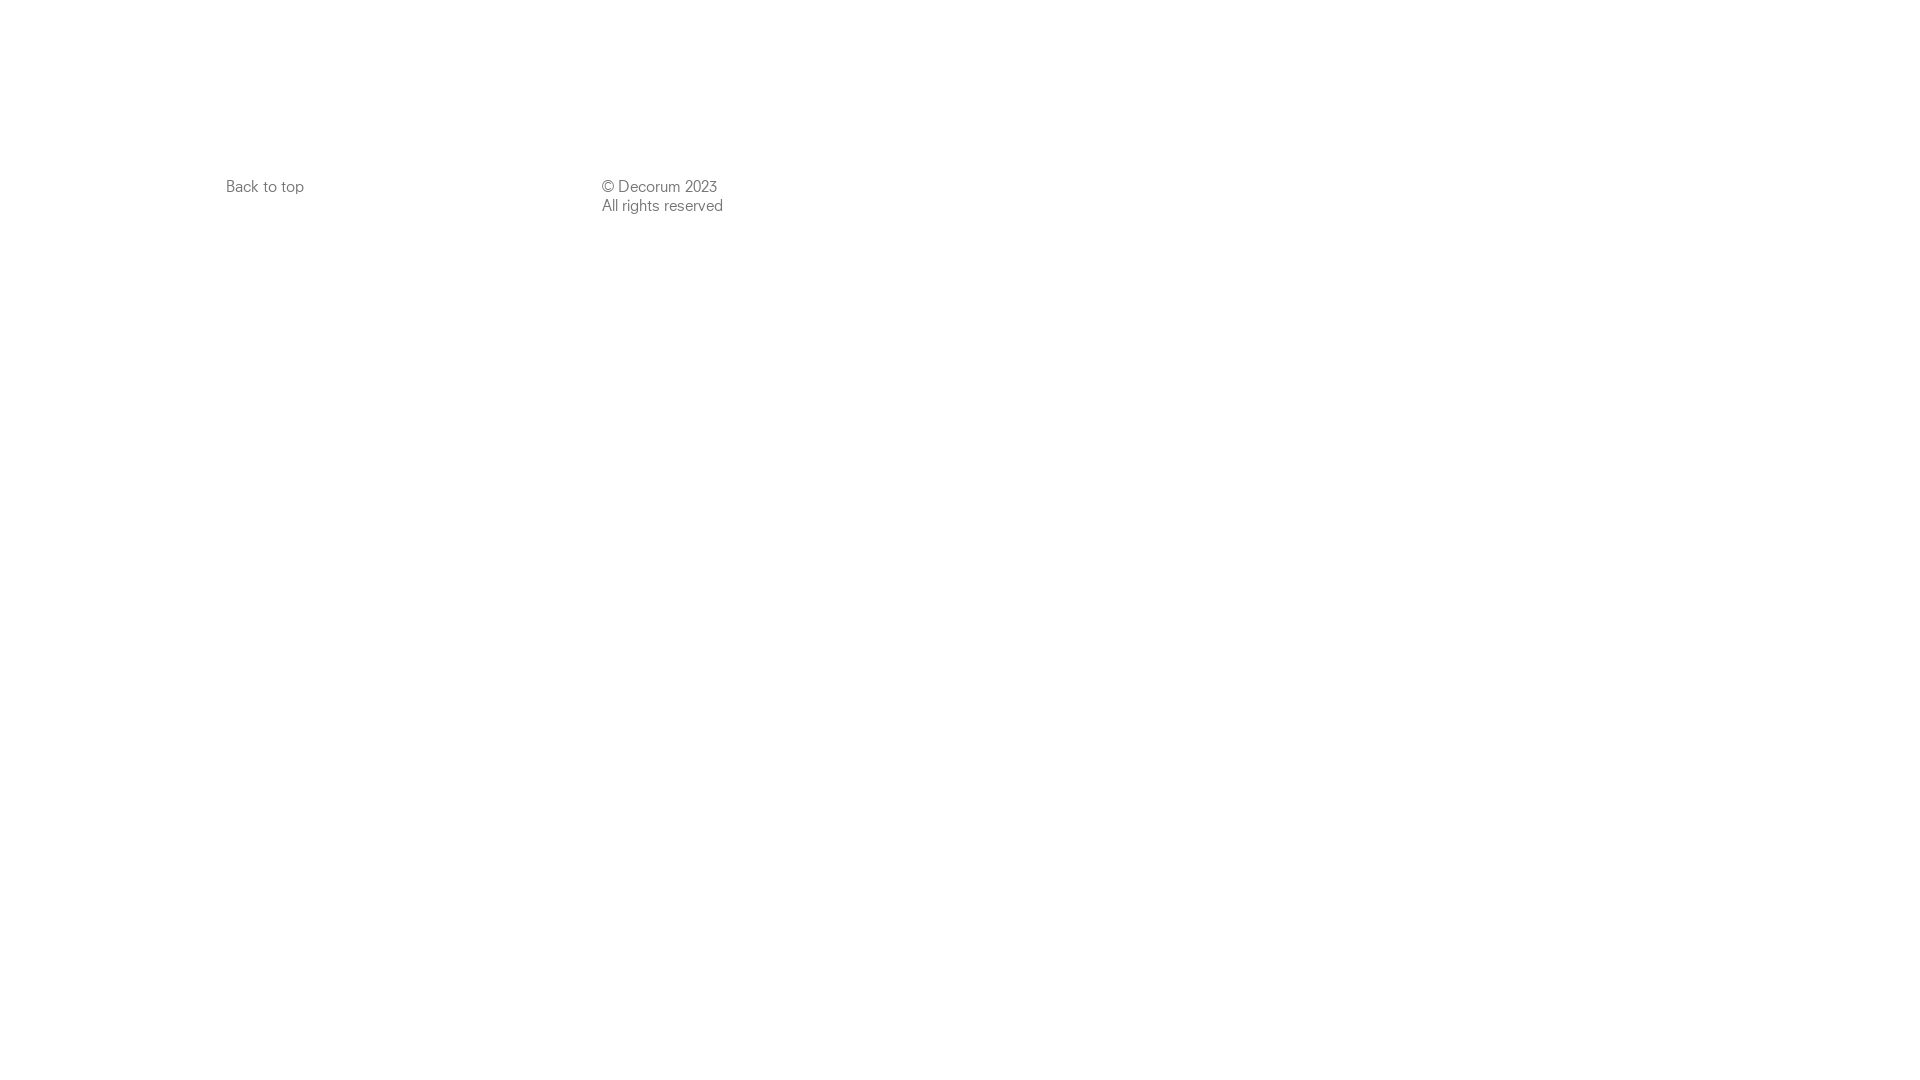 Image resolution: width=1920 pixels, height=1080 pixels. I want to click on 'Back to top', so click(263, 187).